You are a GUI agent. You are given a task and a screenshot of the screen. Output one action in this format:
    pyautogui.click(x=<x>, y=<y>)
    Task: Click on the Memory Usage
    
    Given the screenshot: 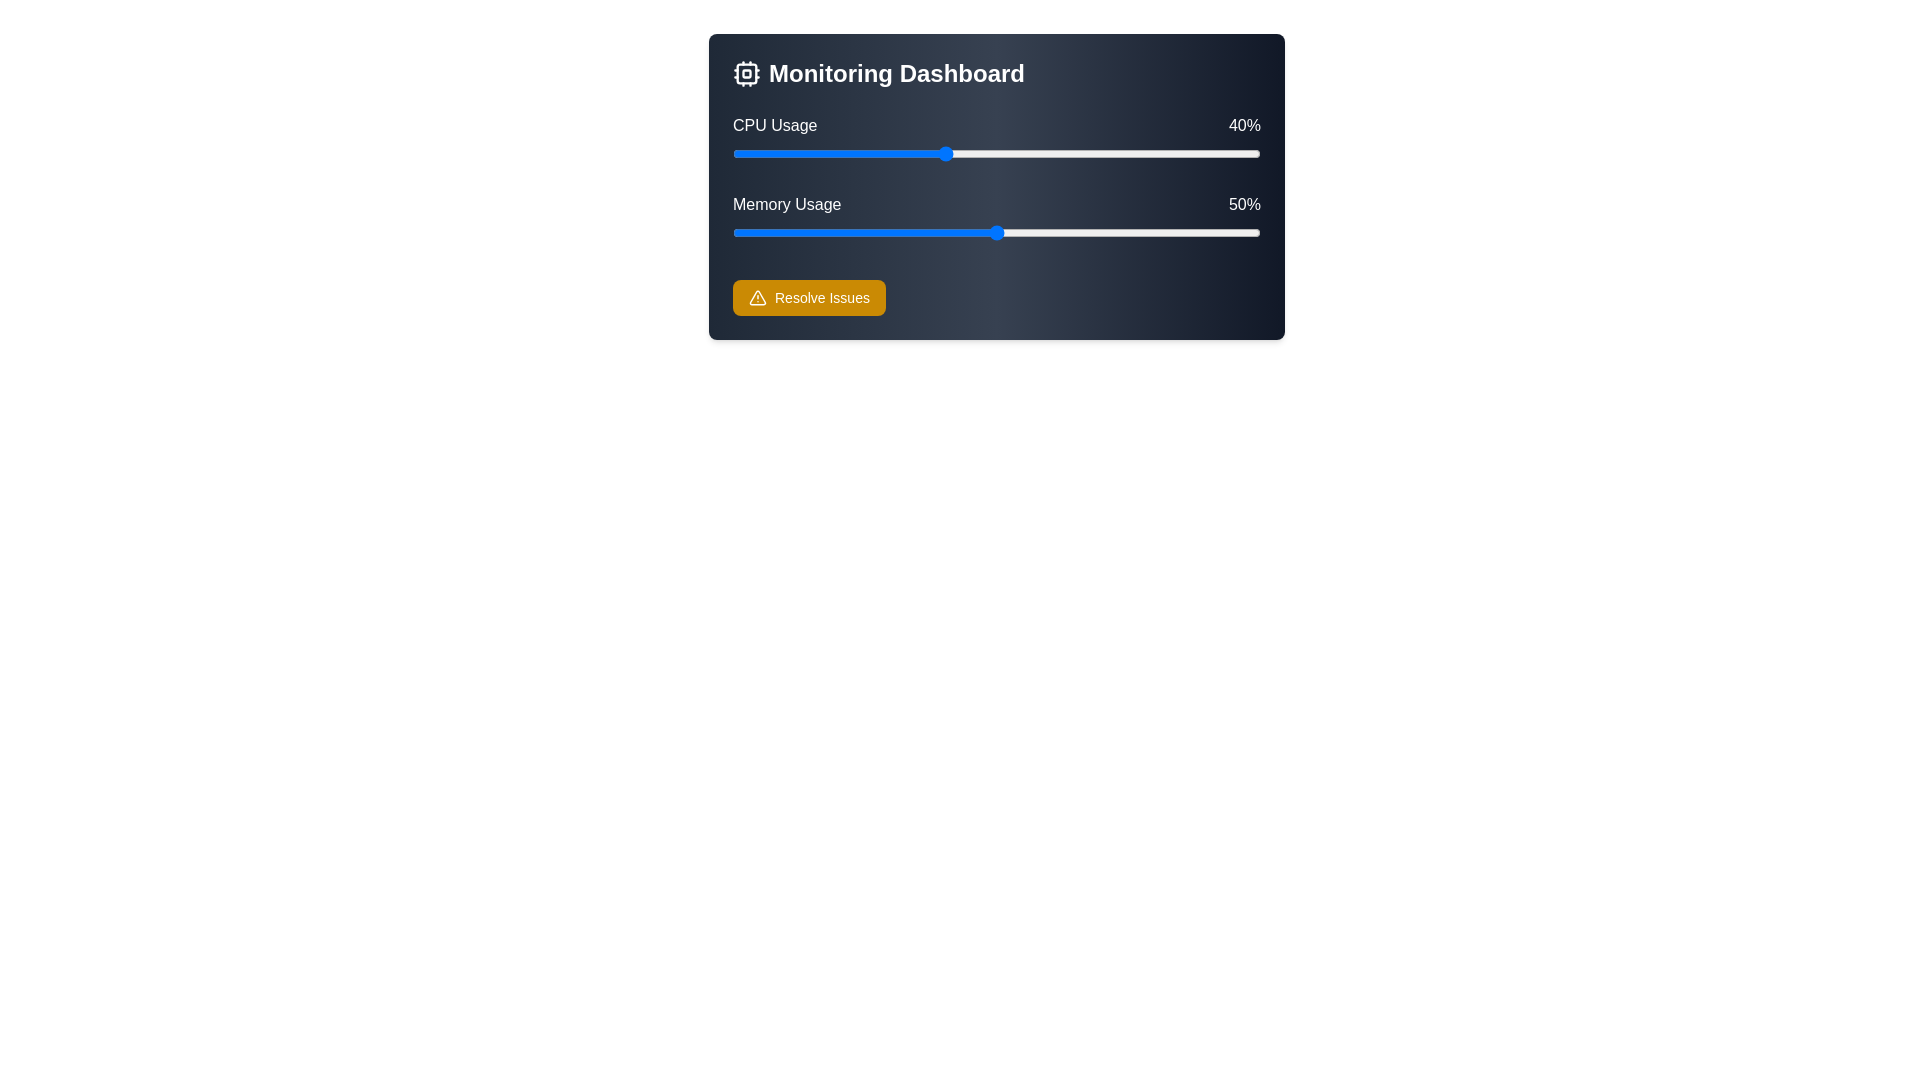 What is the action you would take?
    pyautogui.click(x=774, y=231)
    